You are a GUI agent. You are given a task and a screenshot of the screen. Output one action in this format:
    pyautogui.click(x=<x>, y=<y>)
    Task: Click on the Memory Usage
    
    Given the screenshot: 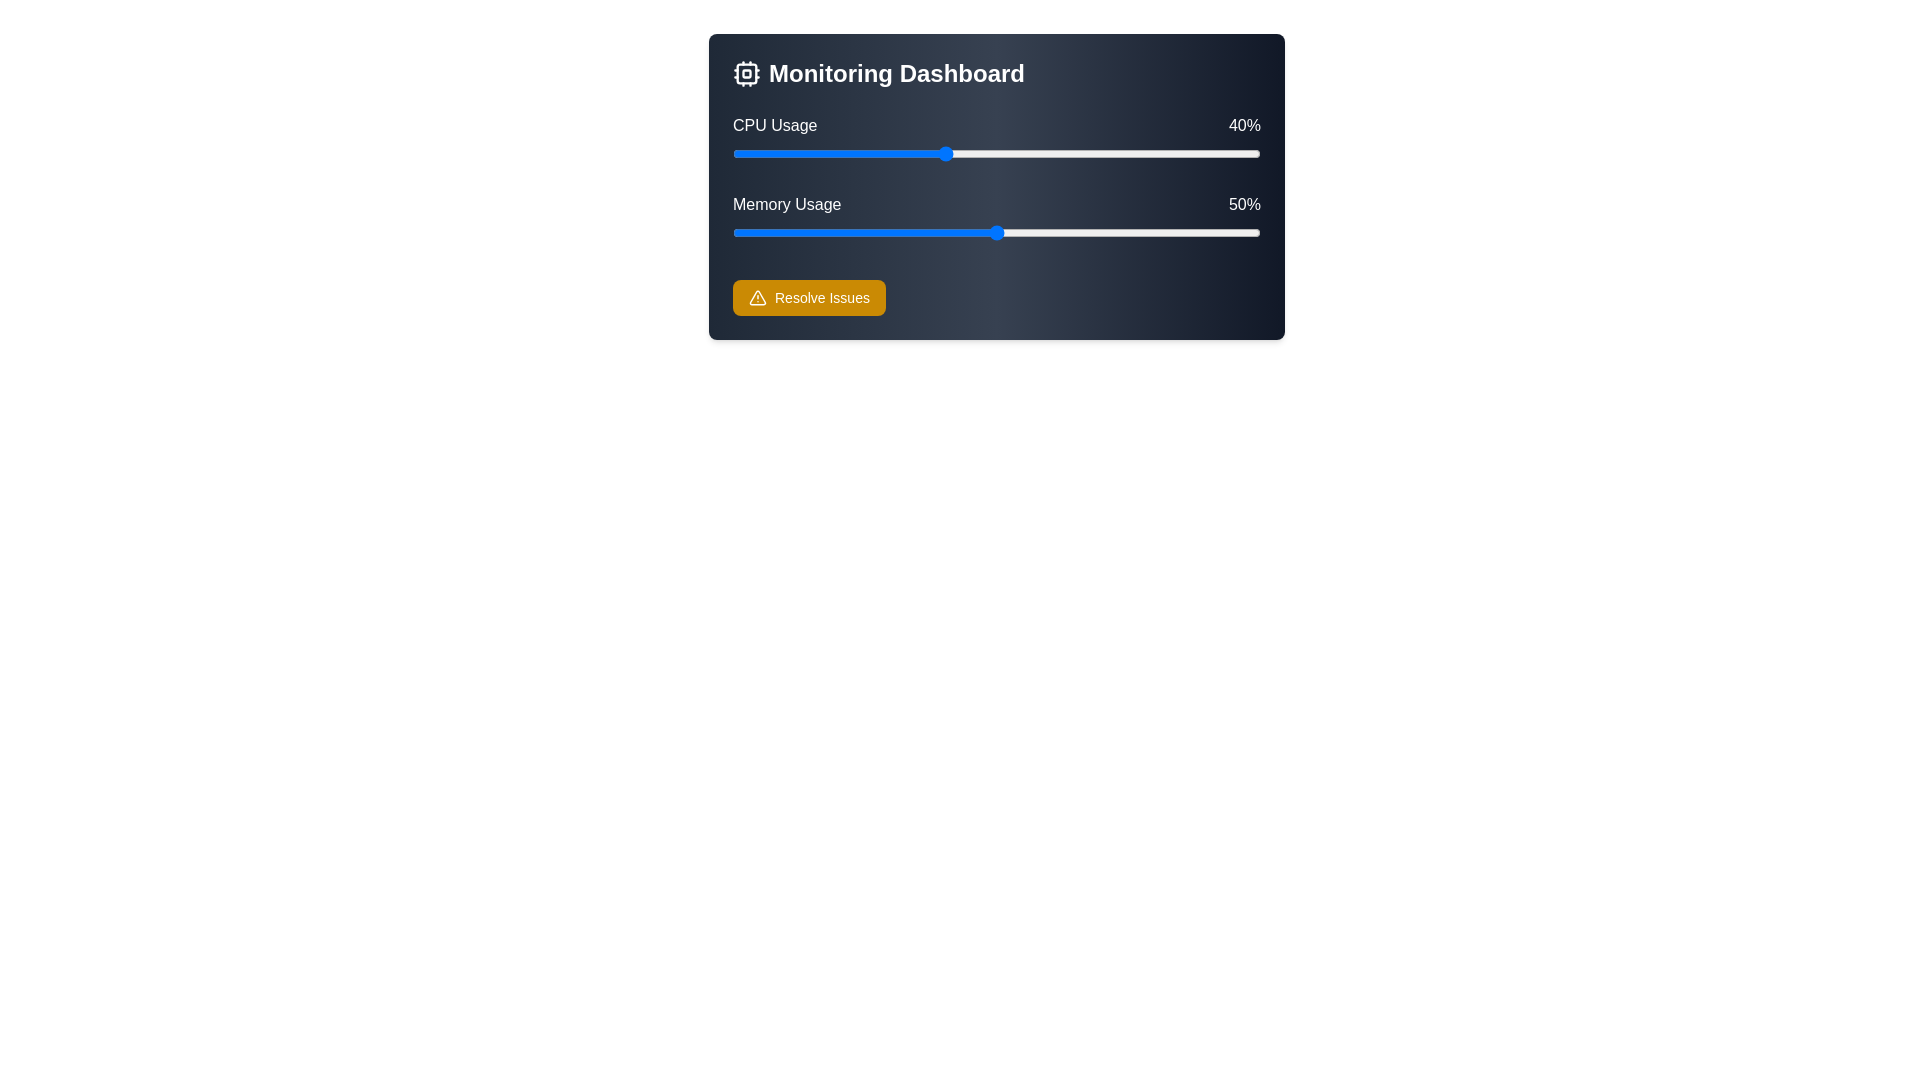 What is the action you would take?
    pyautogui.click(x=774, y=231)
    